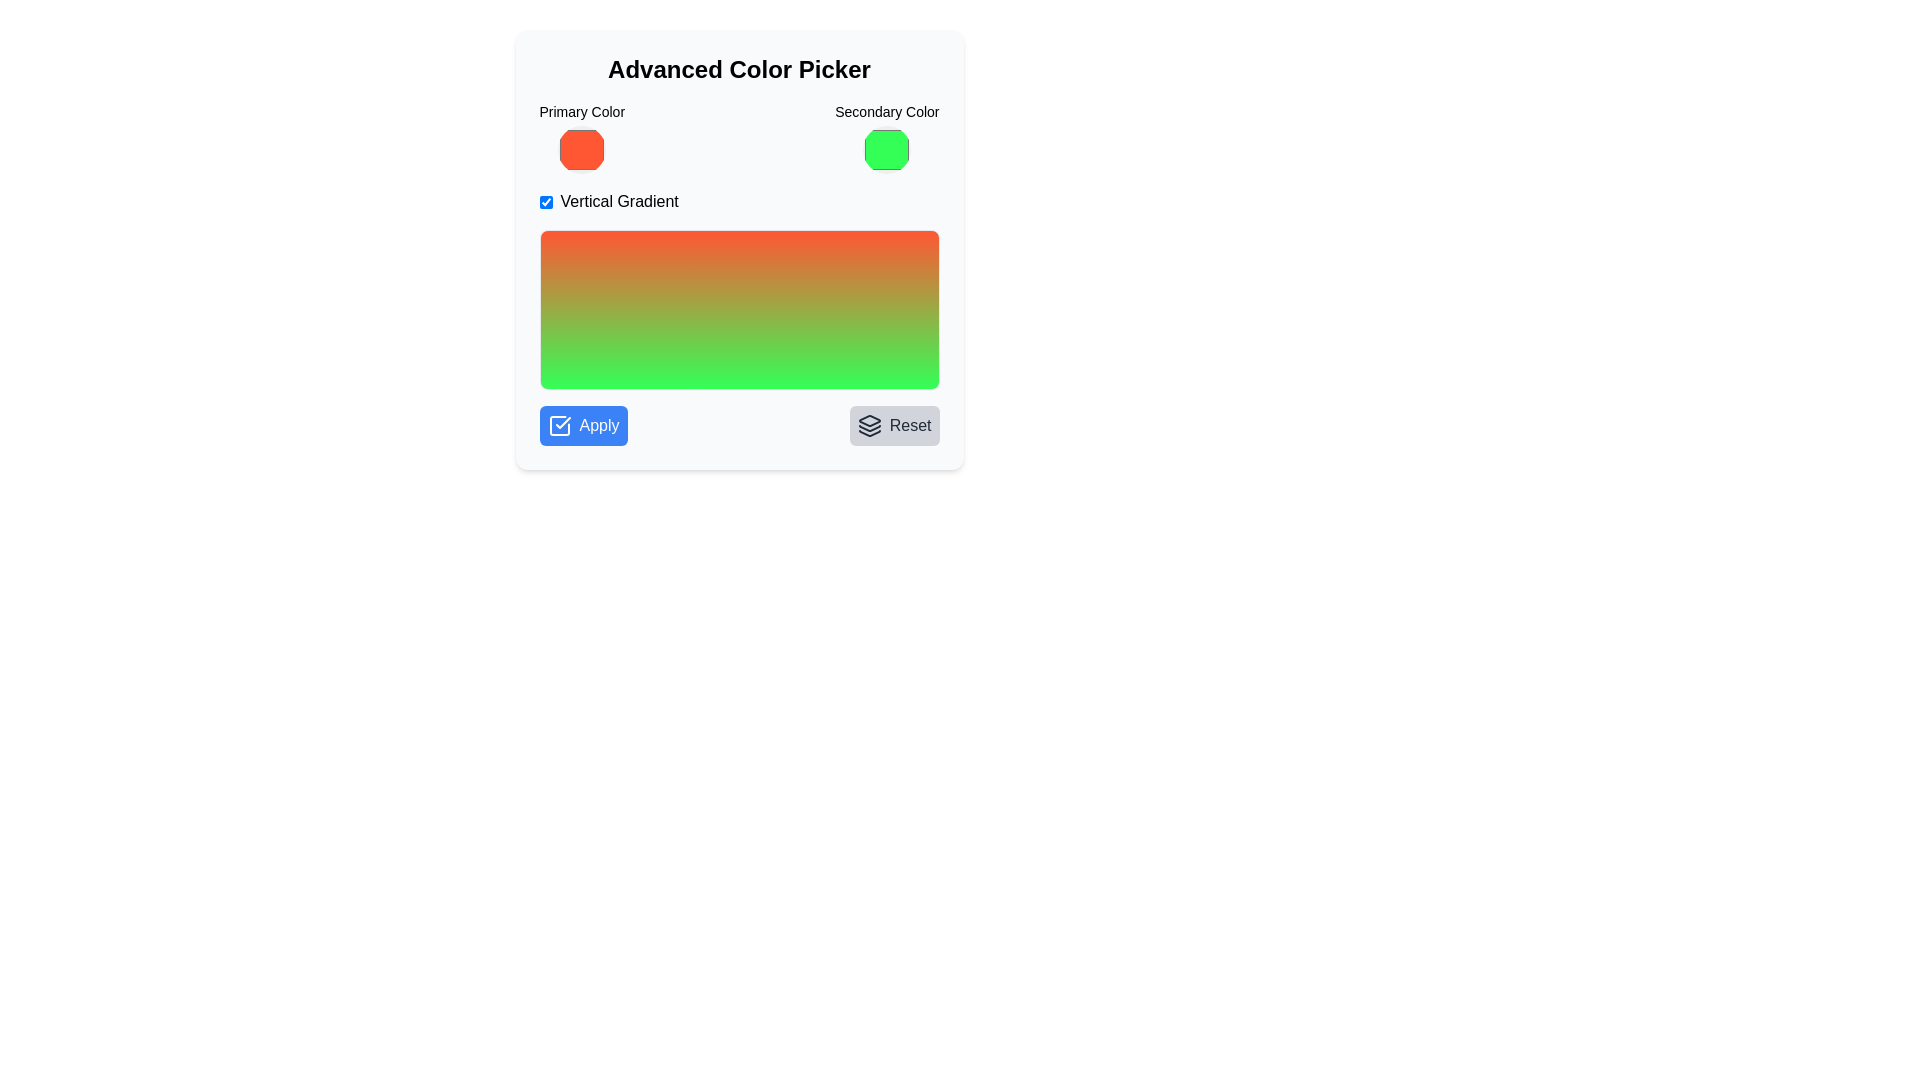 This screenshot has width=1920, height=1080. What do you see at coordinates (546, 201) in the screenshot?
I see `the checkbox located next to the label 'Vertical Gradient'` at bounding box center [546, 201].